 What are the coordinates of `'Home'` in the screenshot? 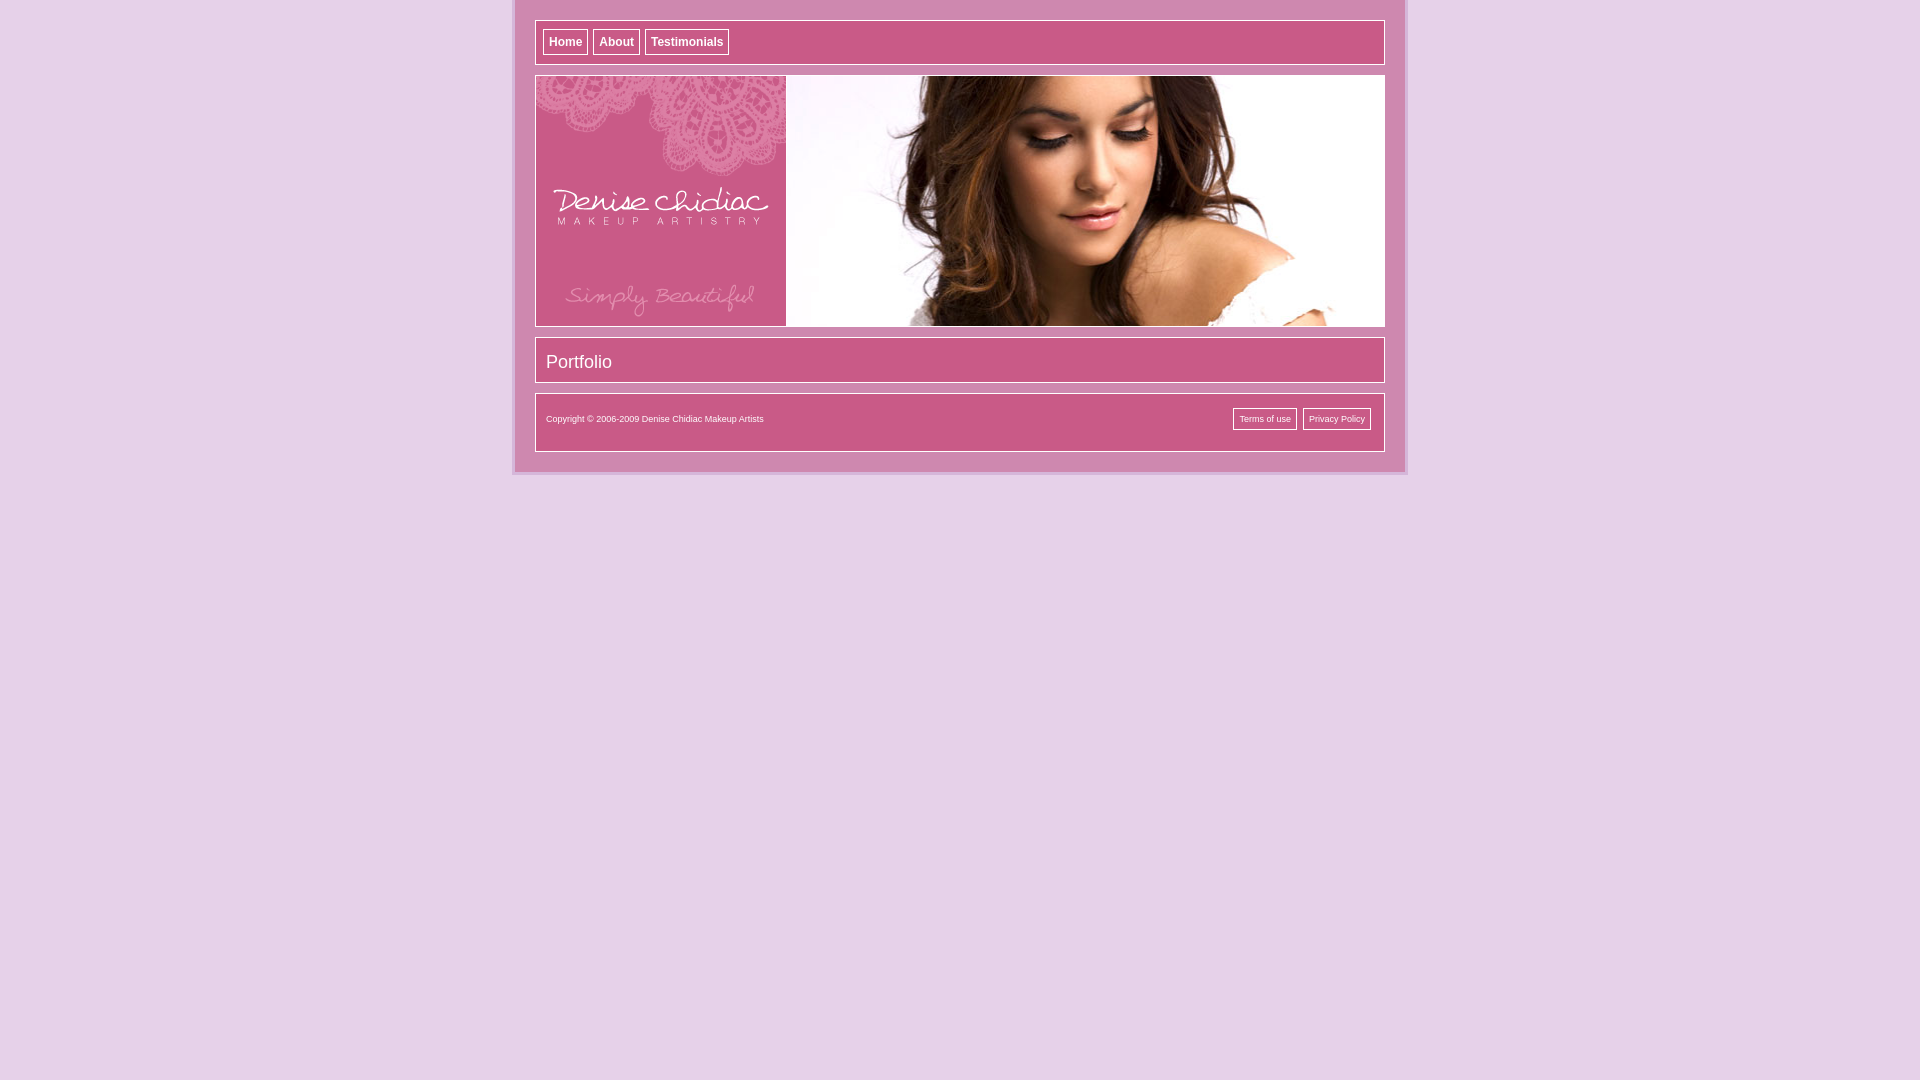 It's located at (564, 42).